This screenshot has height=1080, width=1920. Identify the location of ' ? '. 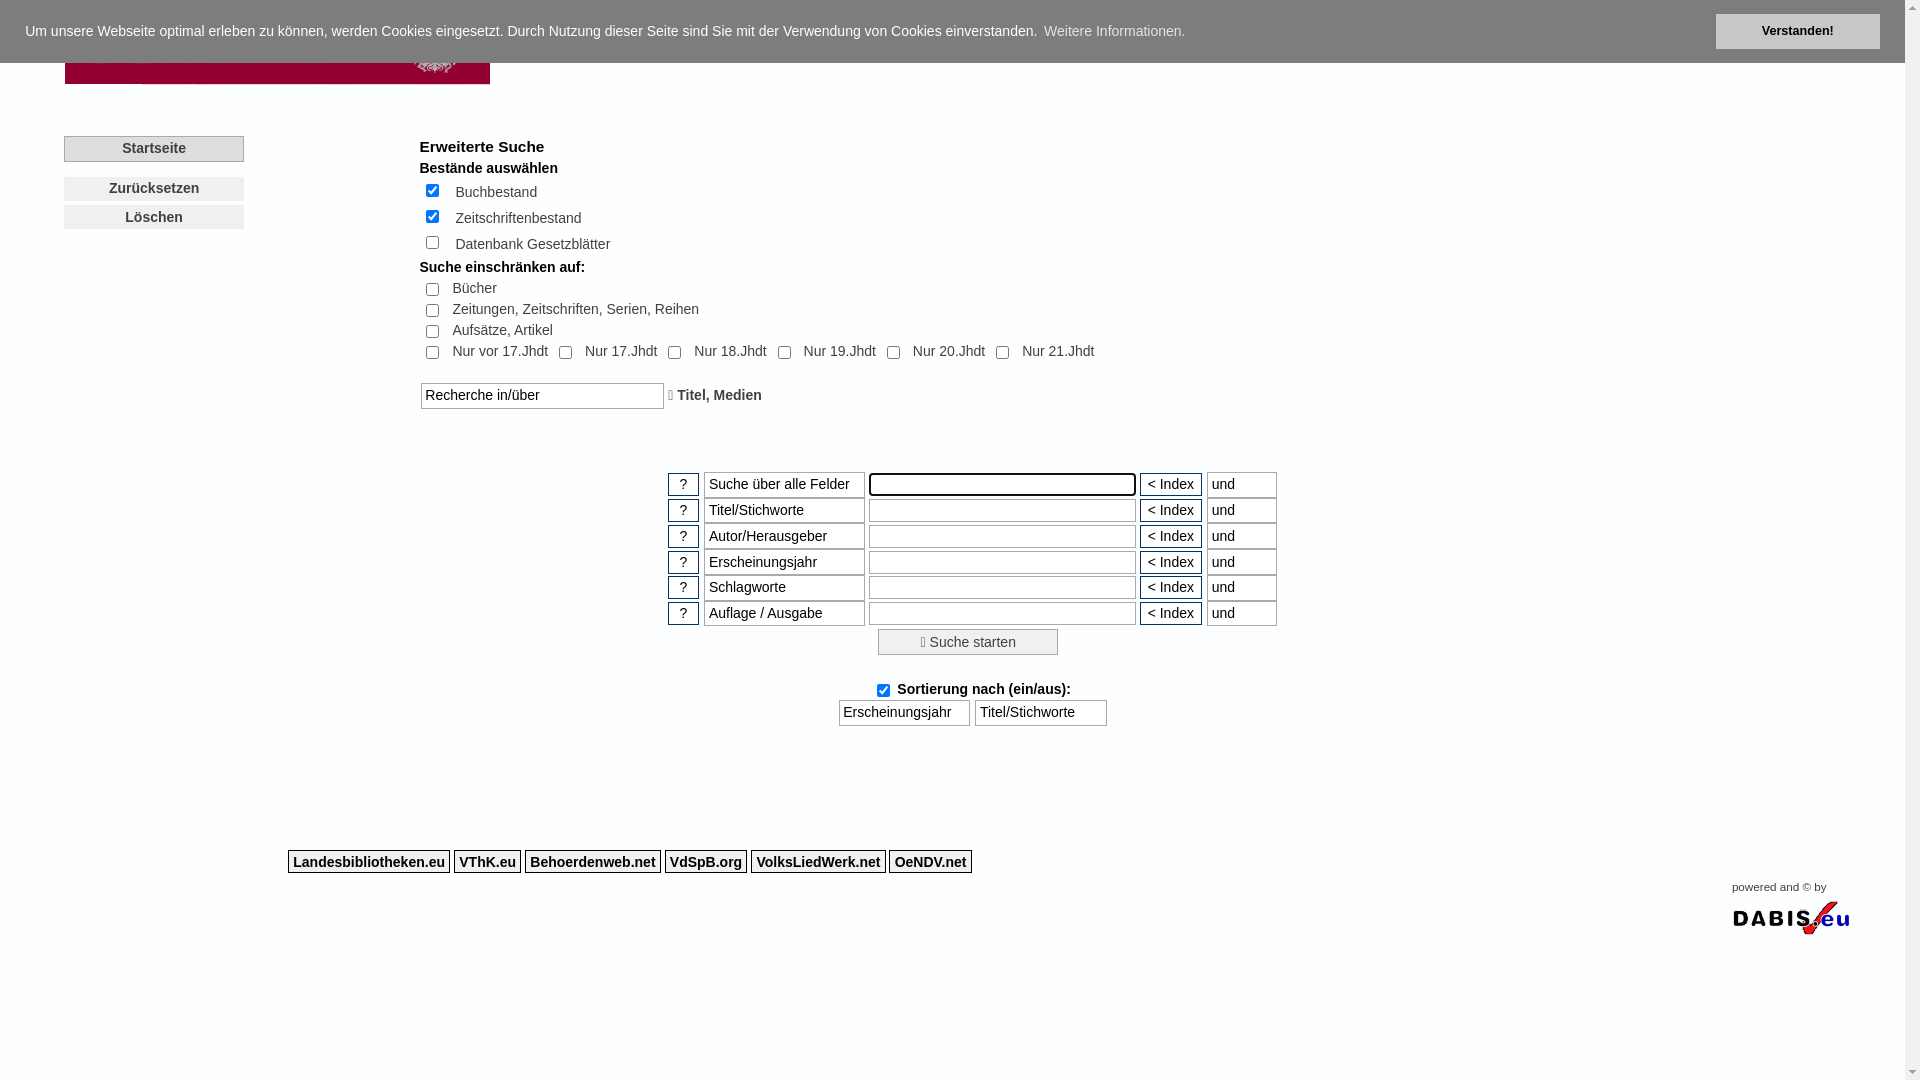
(683, 612).